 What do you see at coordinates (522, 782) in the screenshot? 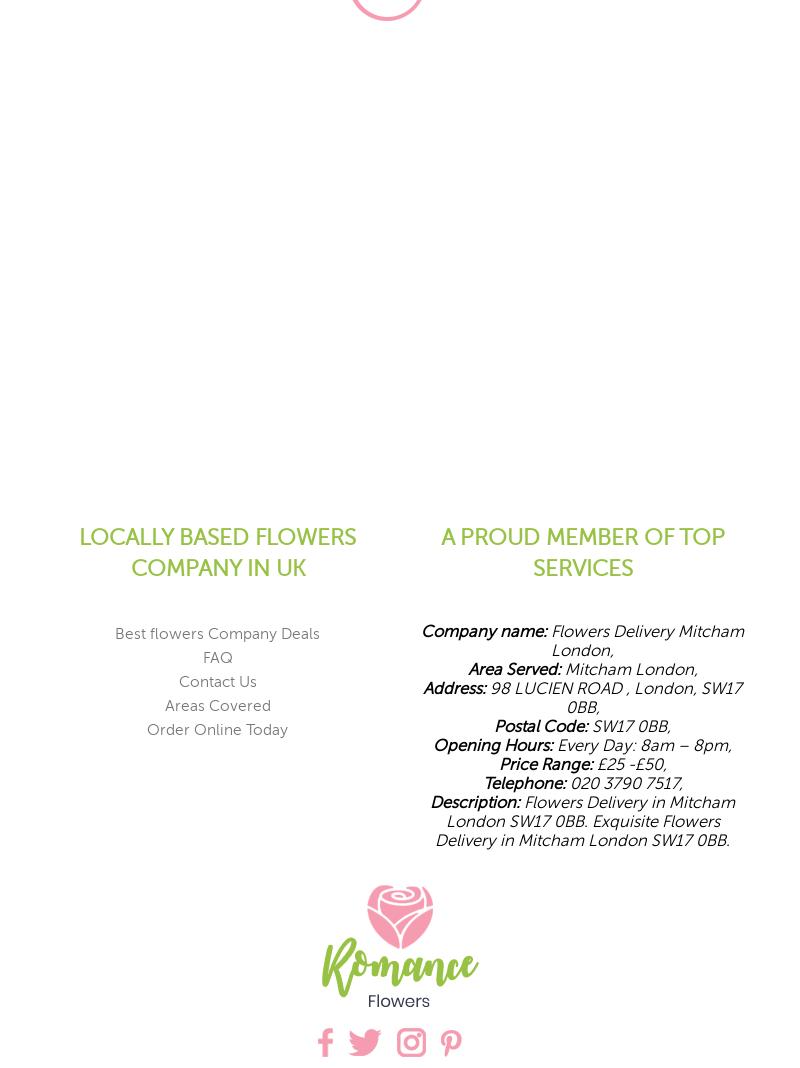
I see `'Telephone:'` at bounding box center [522, 782].